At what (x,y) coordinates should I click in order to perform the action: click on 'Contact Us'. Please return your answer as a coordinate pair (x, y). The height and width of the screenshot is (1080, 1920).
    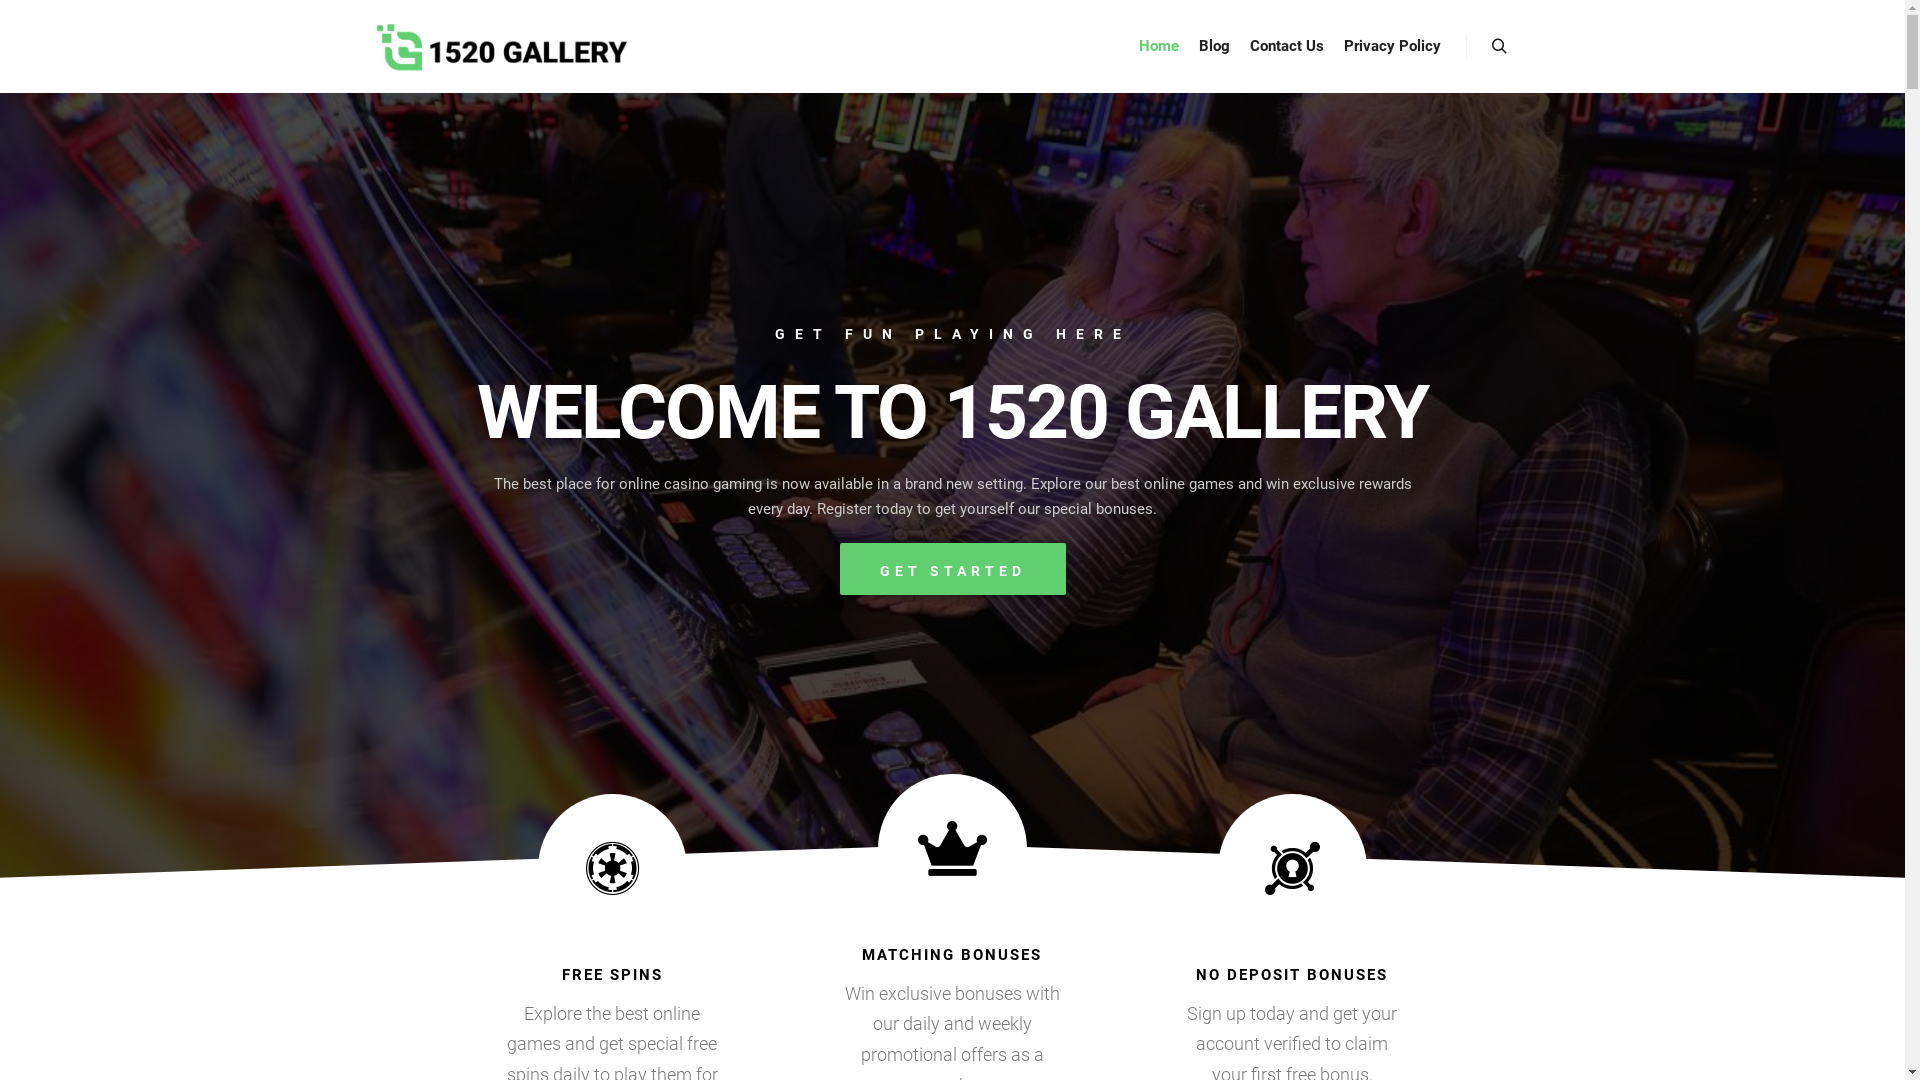
    Looking at the image, I should click on (1286, 45).